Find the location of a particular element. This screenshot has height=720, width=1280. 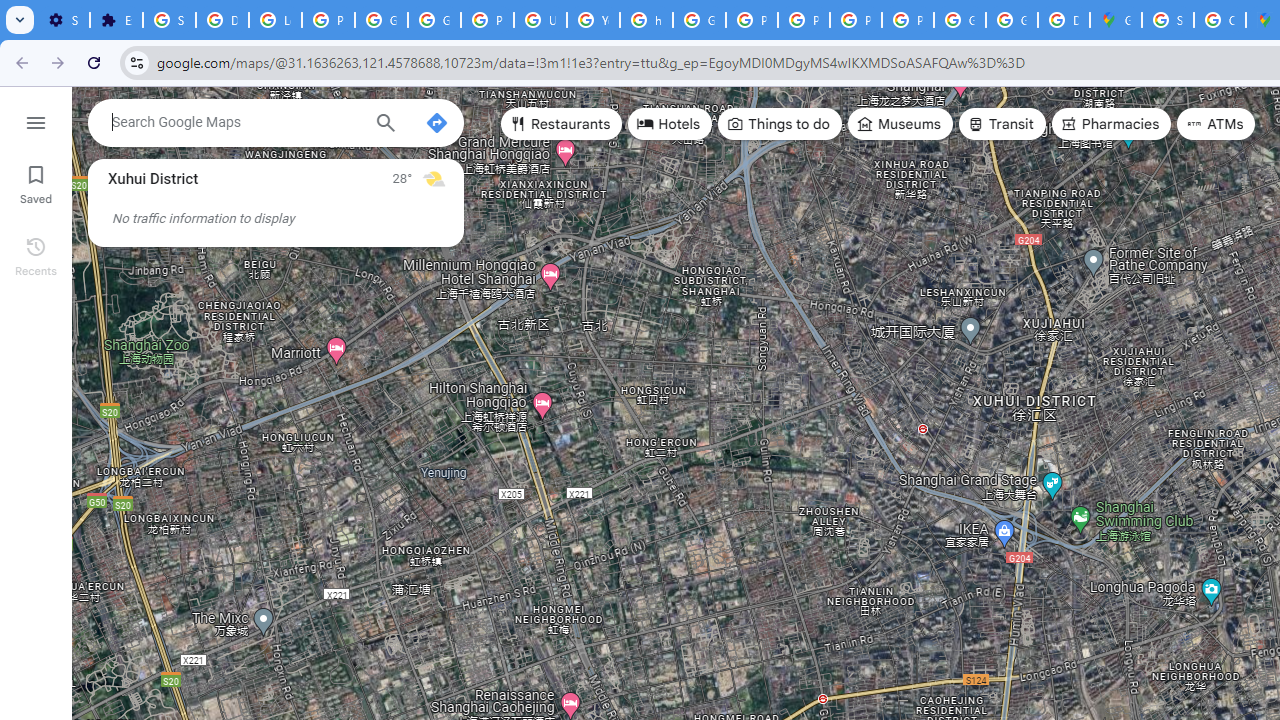

'Transit' is located at coordinates (1001, 124).